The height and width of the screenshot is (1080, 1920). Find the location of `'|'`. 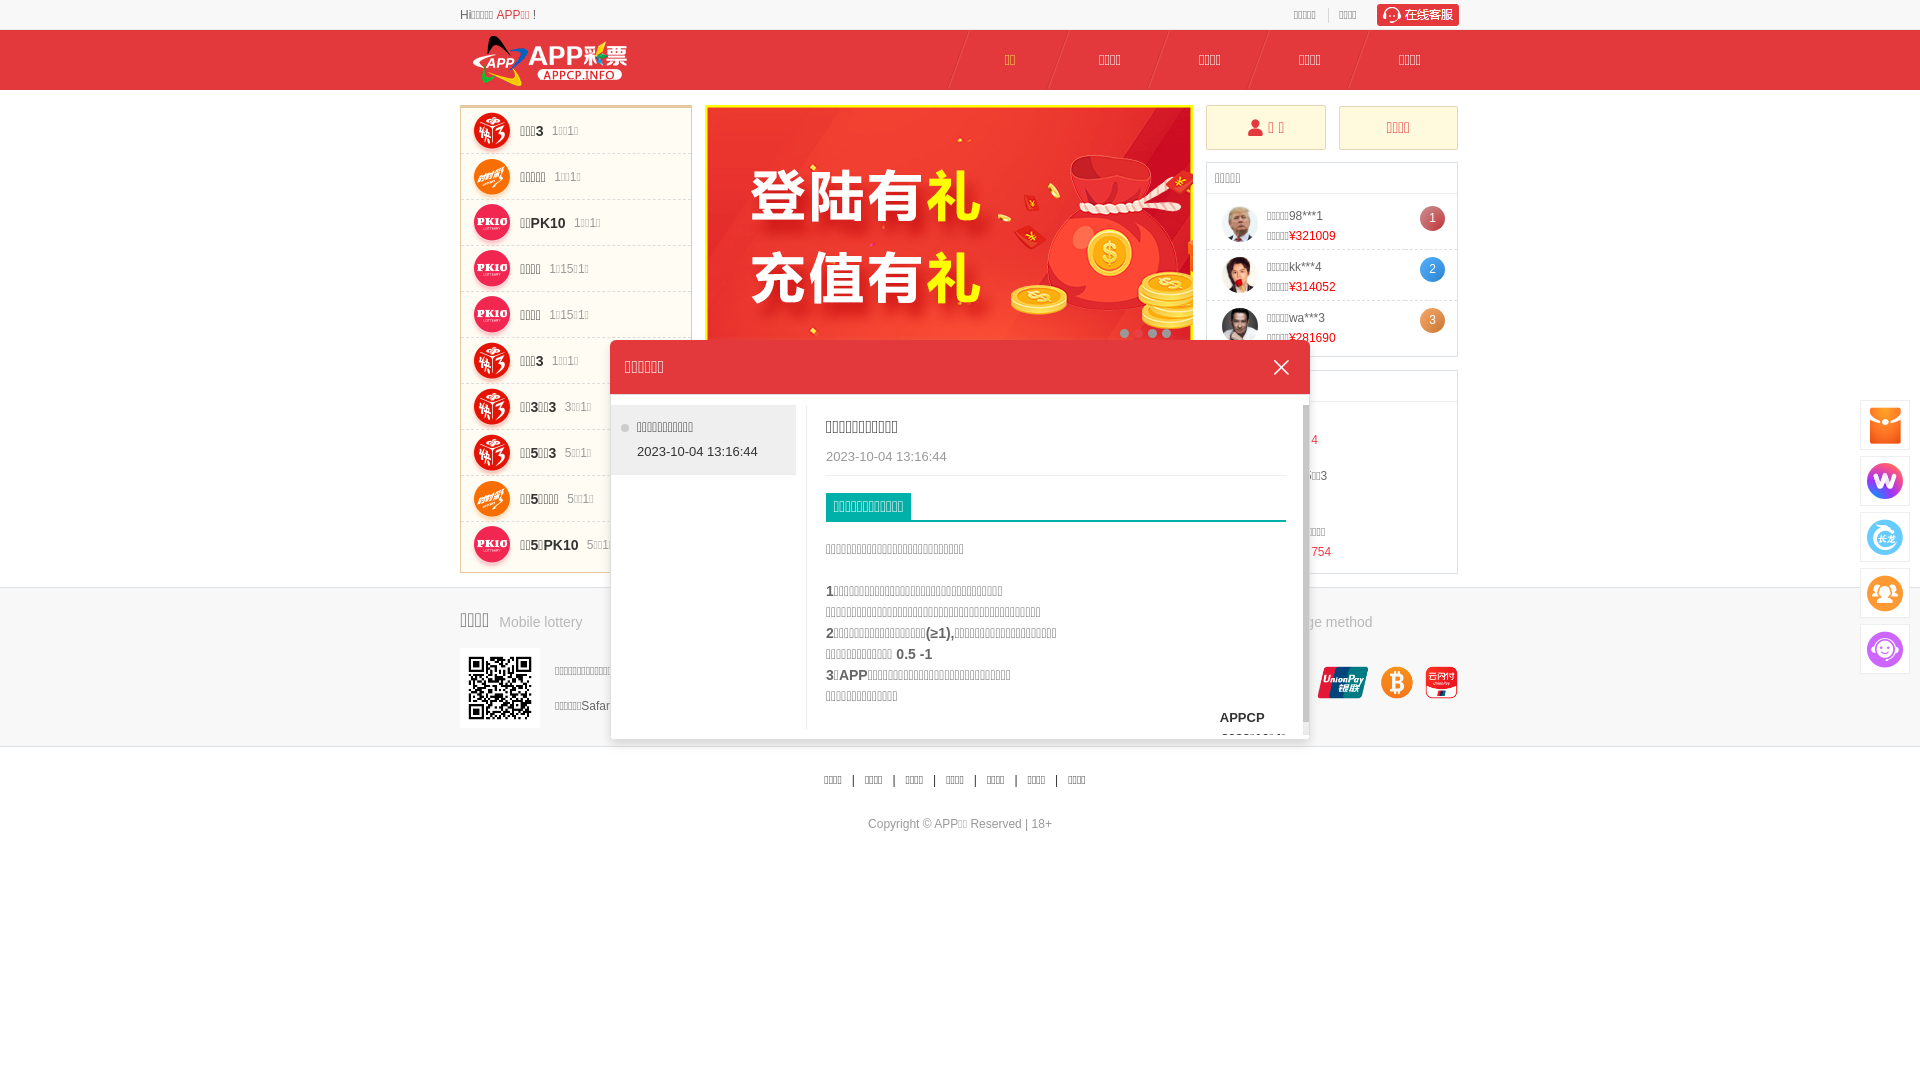

'|' is located at coordinates (975, 779).